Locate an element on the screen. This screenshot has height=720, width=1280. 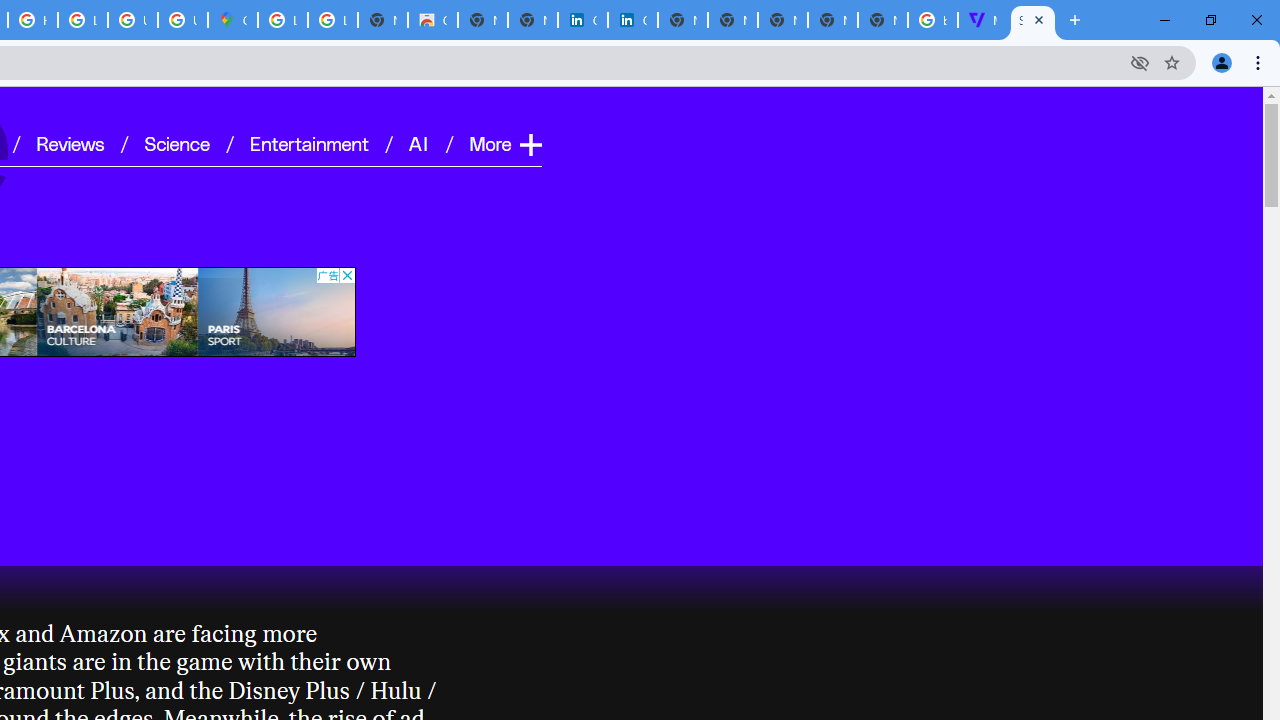
'Science' is located at coordinates (176, 141).